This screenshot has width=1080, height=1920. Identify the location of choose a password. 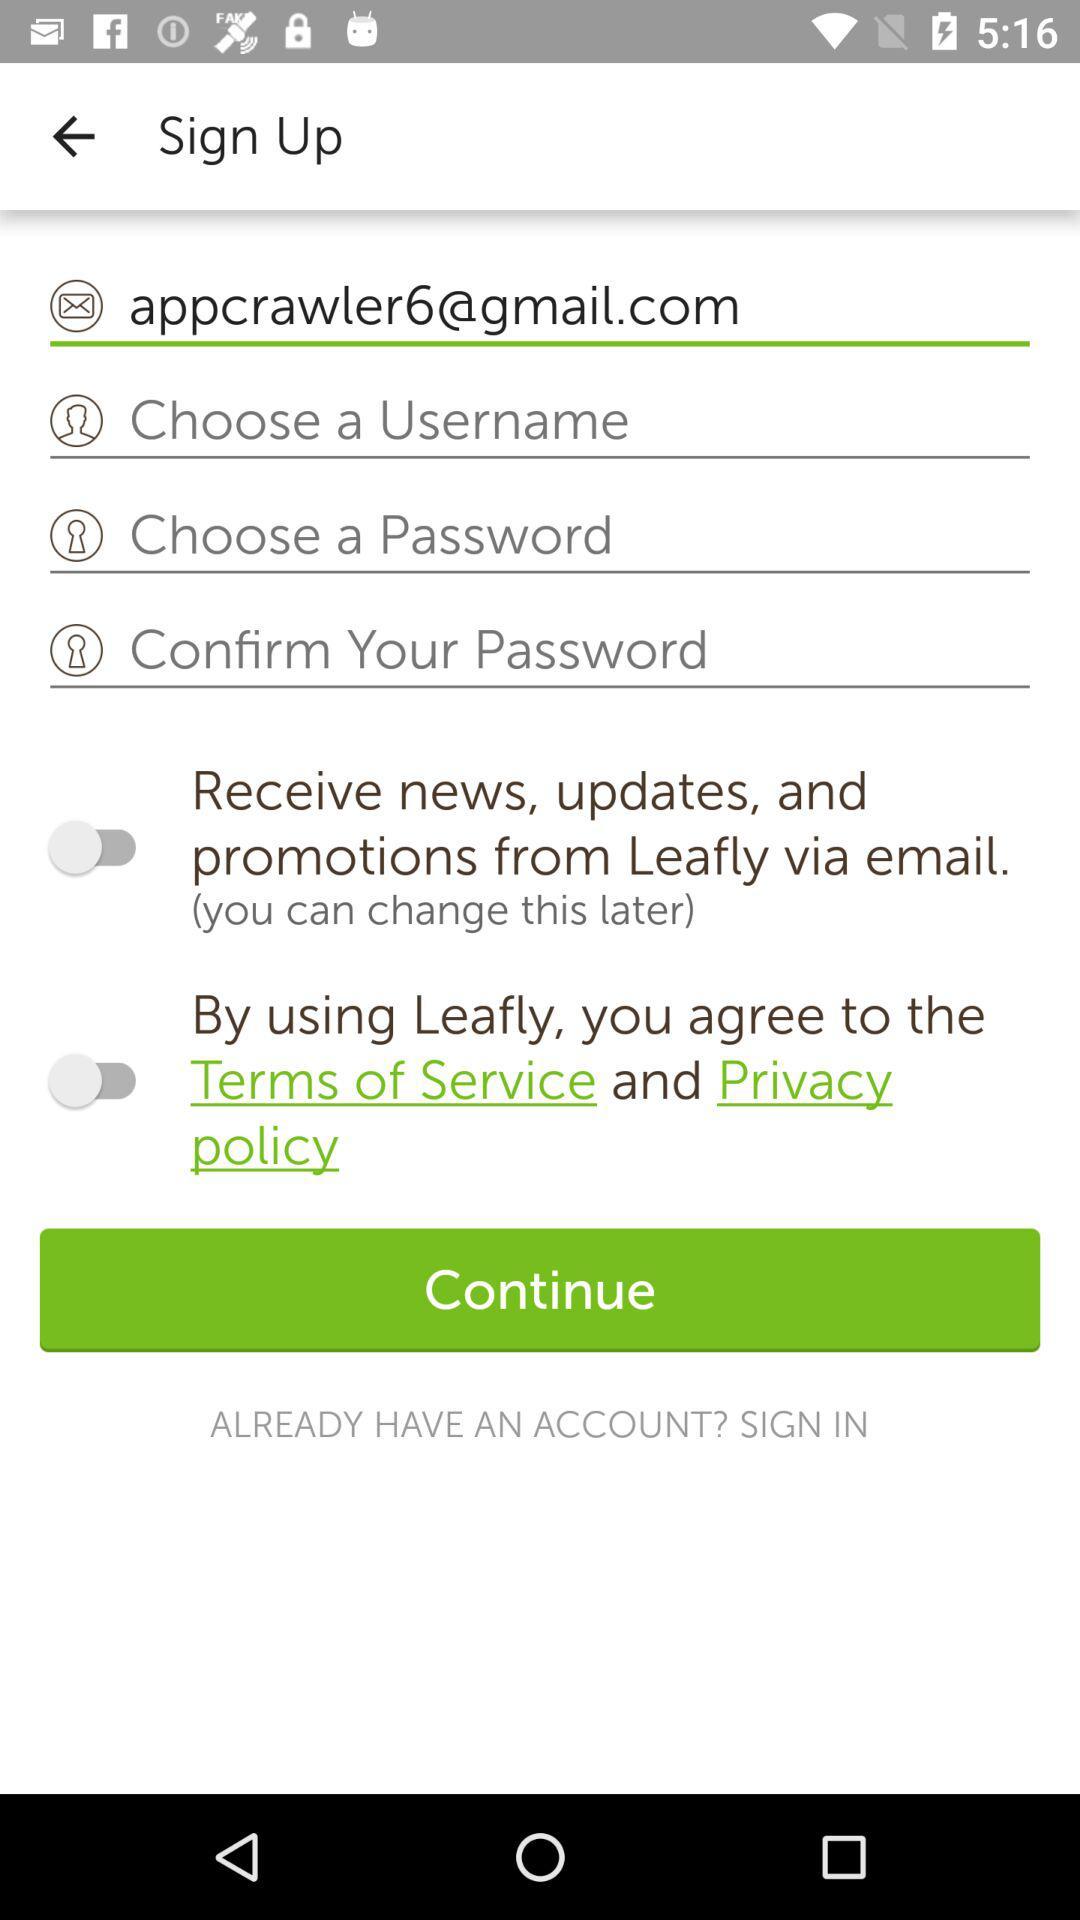
(540, 536).